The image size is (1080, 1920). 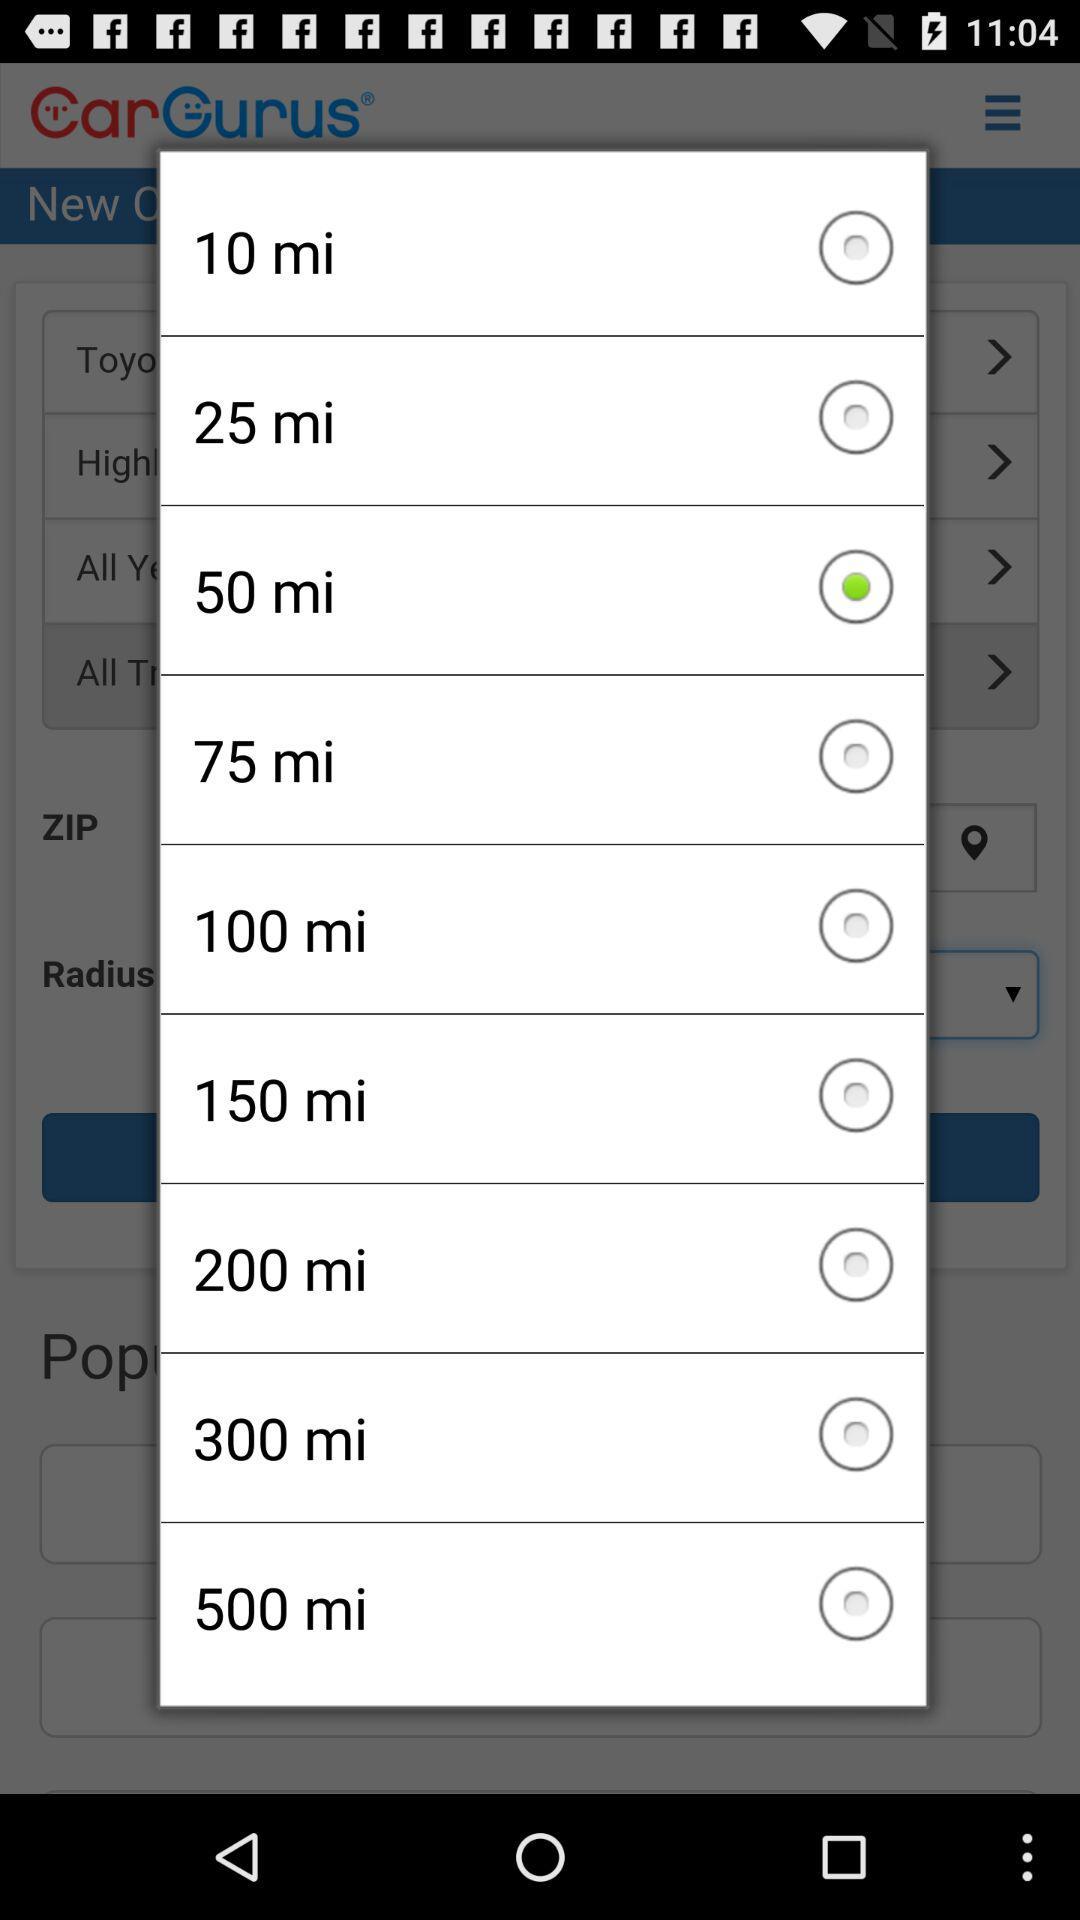 I want to click on 500 mi icon, so click(x=542, y=1607).